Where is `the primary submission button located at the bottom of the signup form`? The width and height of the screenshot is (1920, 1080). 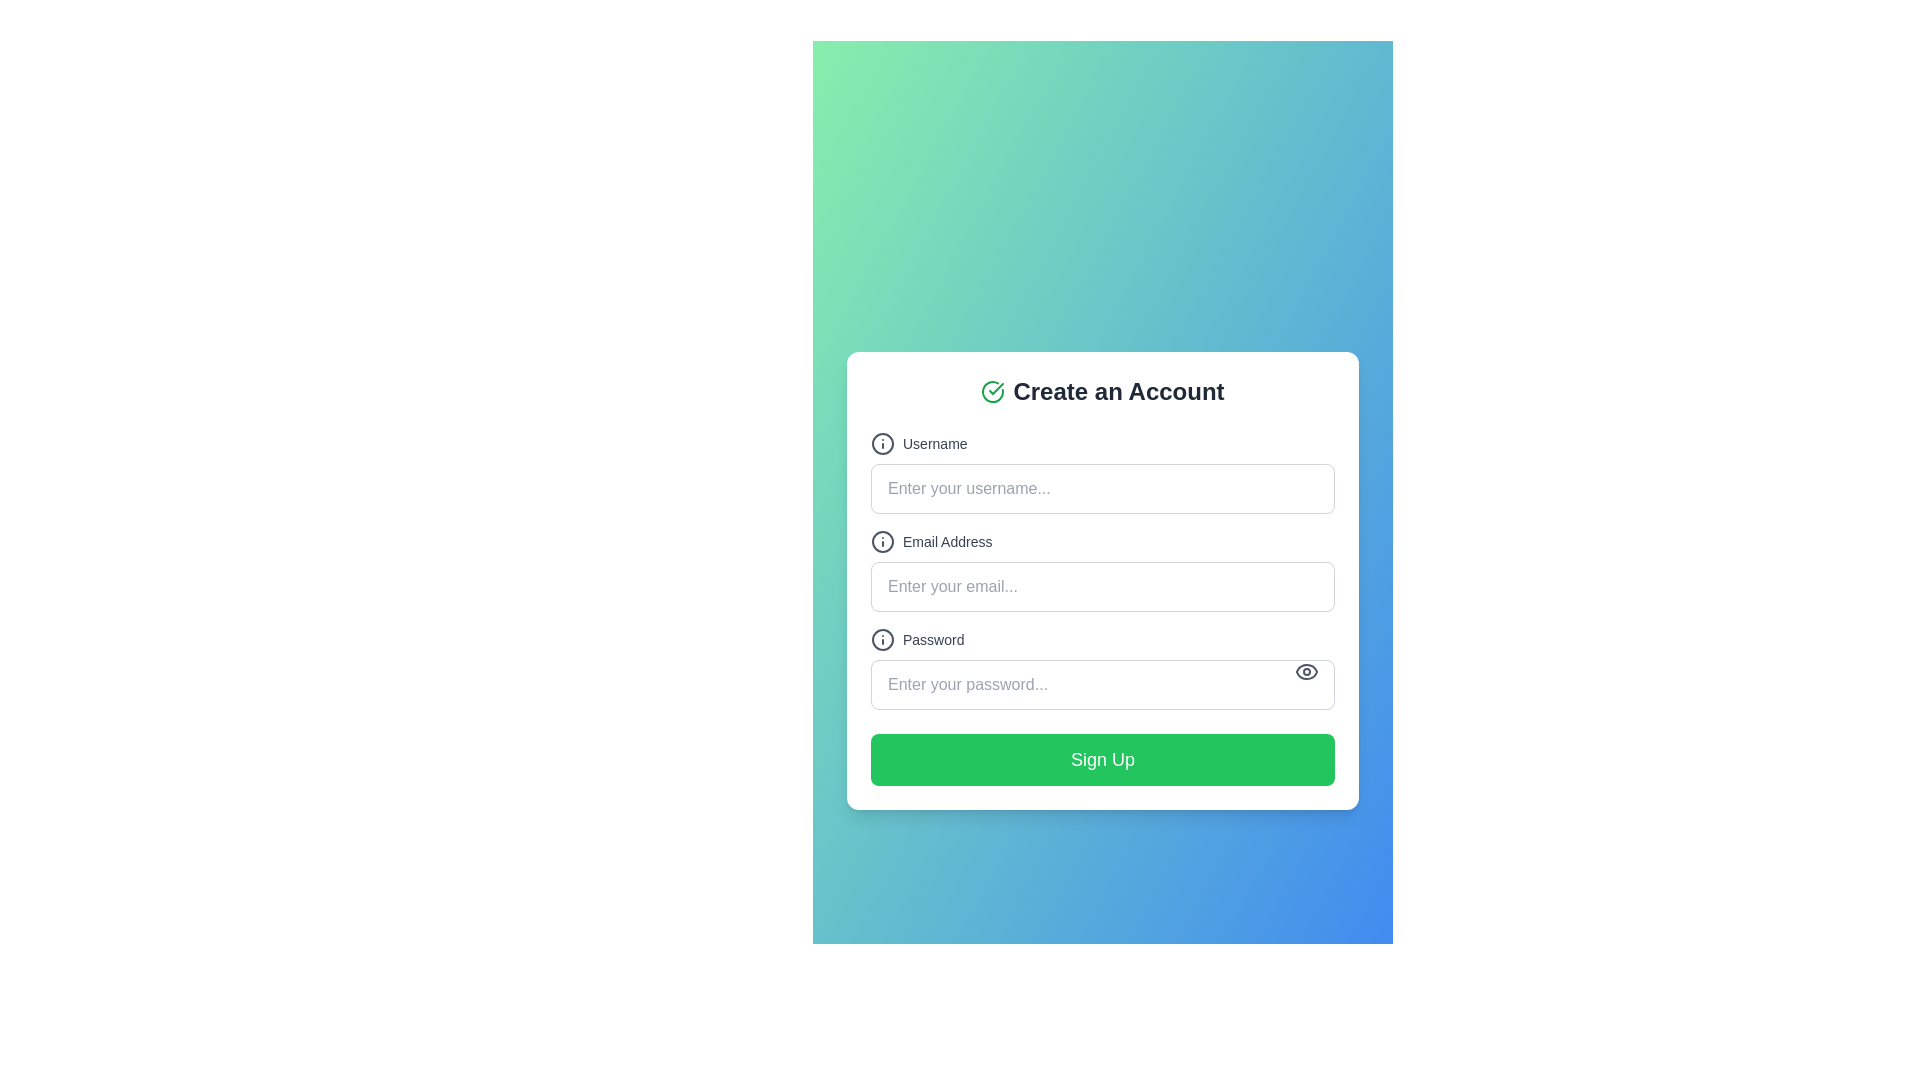
the primary submission button located at the bottom of the signup form is located at coordinates (1102, 759).